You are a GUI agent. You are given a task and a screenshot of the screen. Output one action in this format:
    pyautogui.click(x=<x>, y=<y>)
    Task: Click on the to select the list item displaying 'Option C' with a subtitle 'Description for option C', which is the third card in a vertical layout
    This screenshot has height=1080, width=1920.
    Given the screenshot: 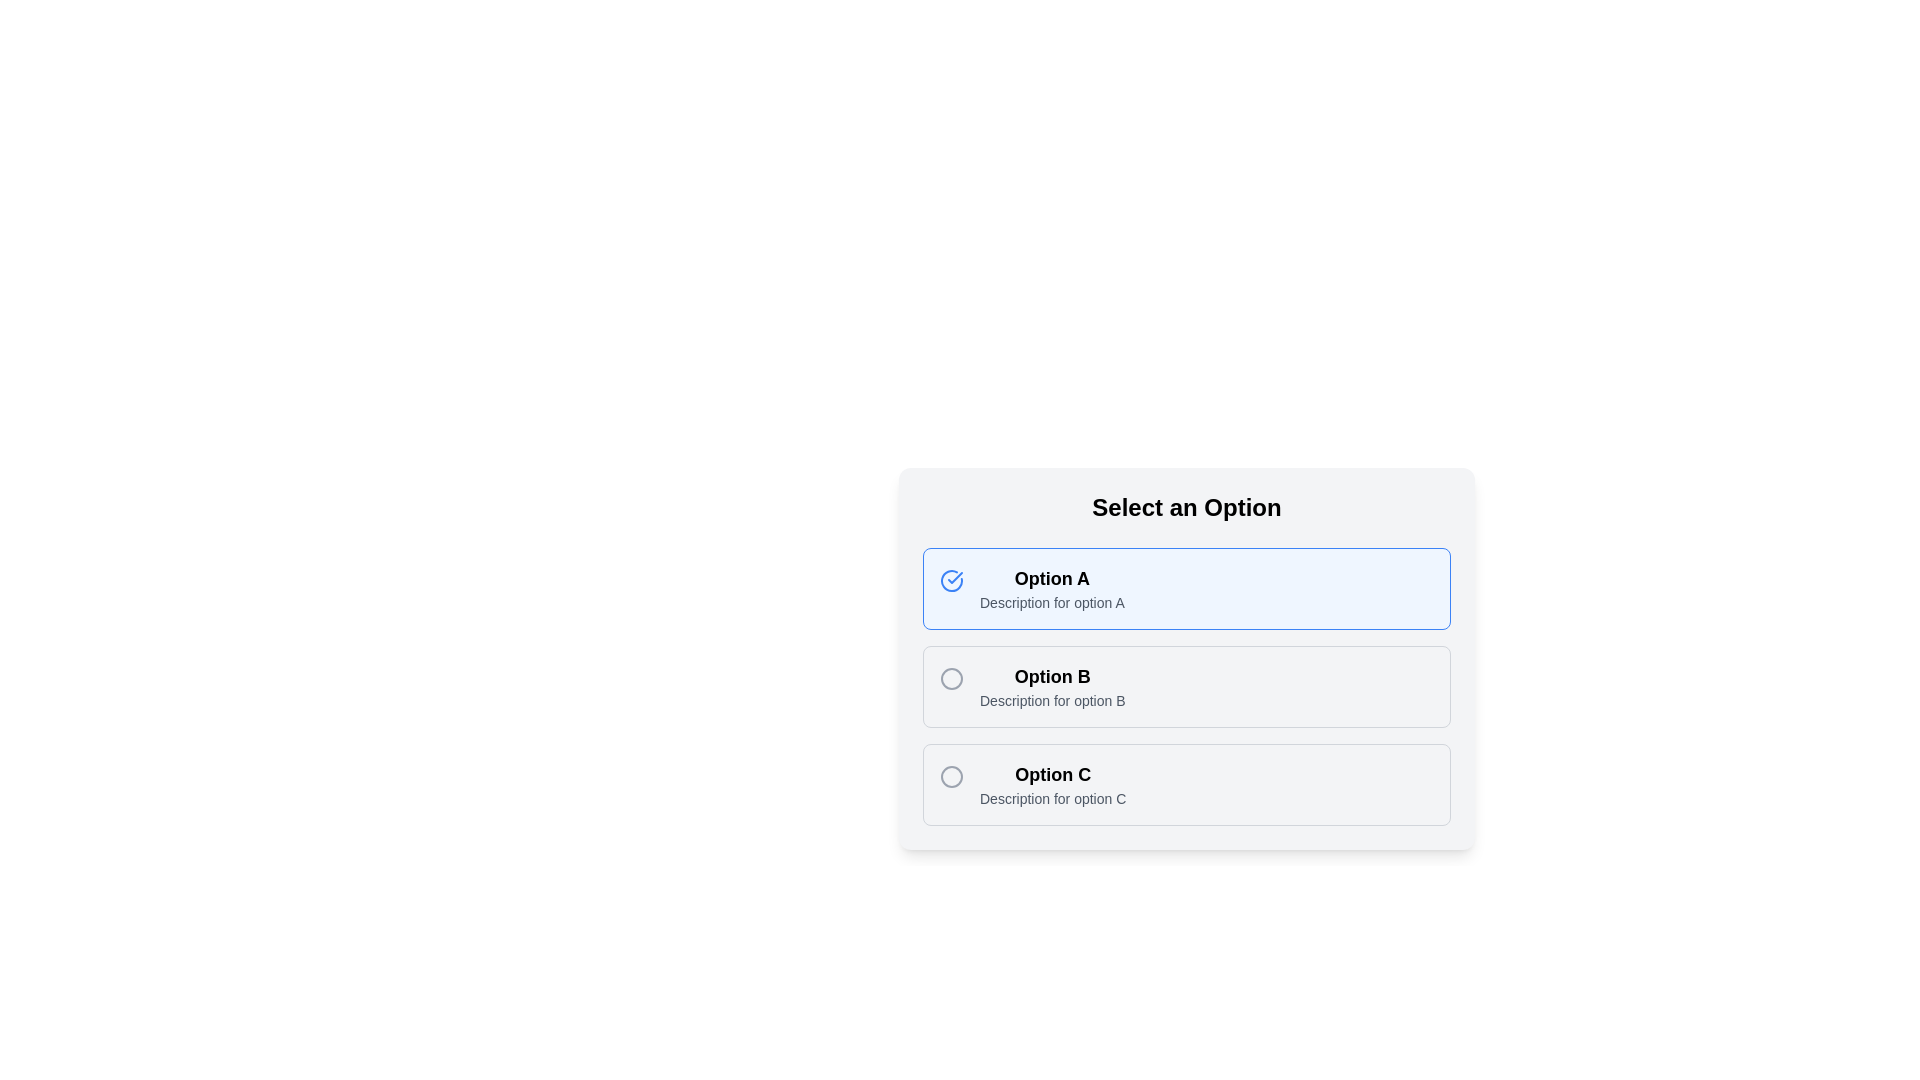 What is the action you would take?
    pyautogui.click(x=1052, y=784)
    